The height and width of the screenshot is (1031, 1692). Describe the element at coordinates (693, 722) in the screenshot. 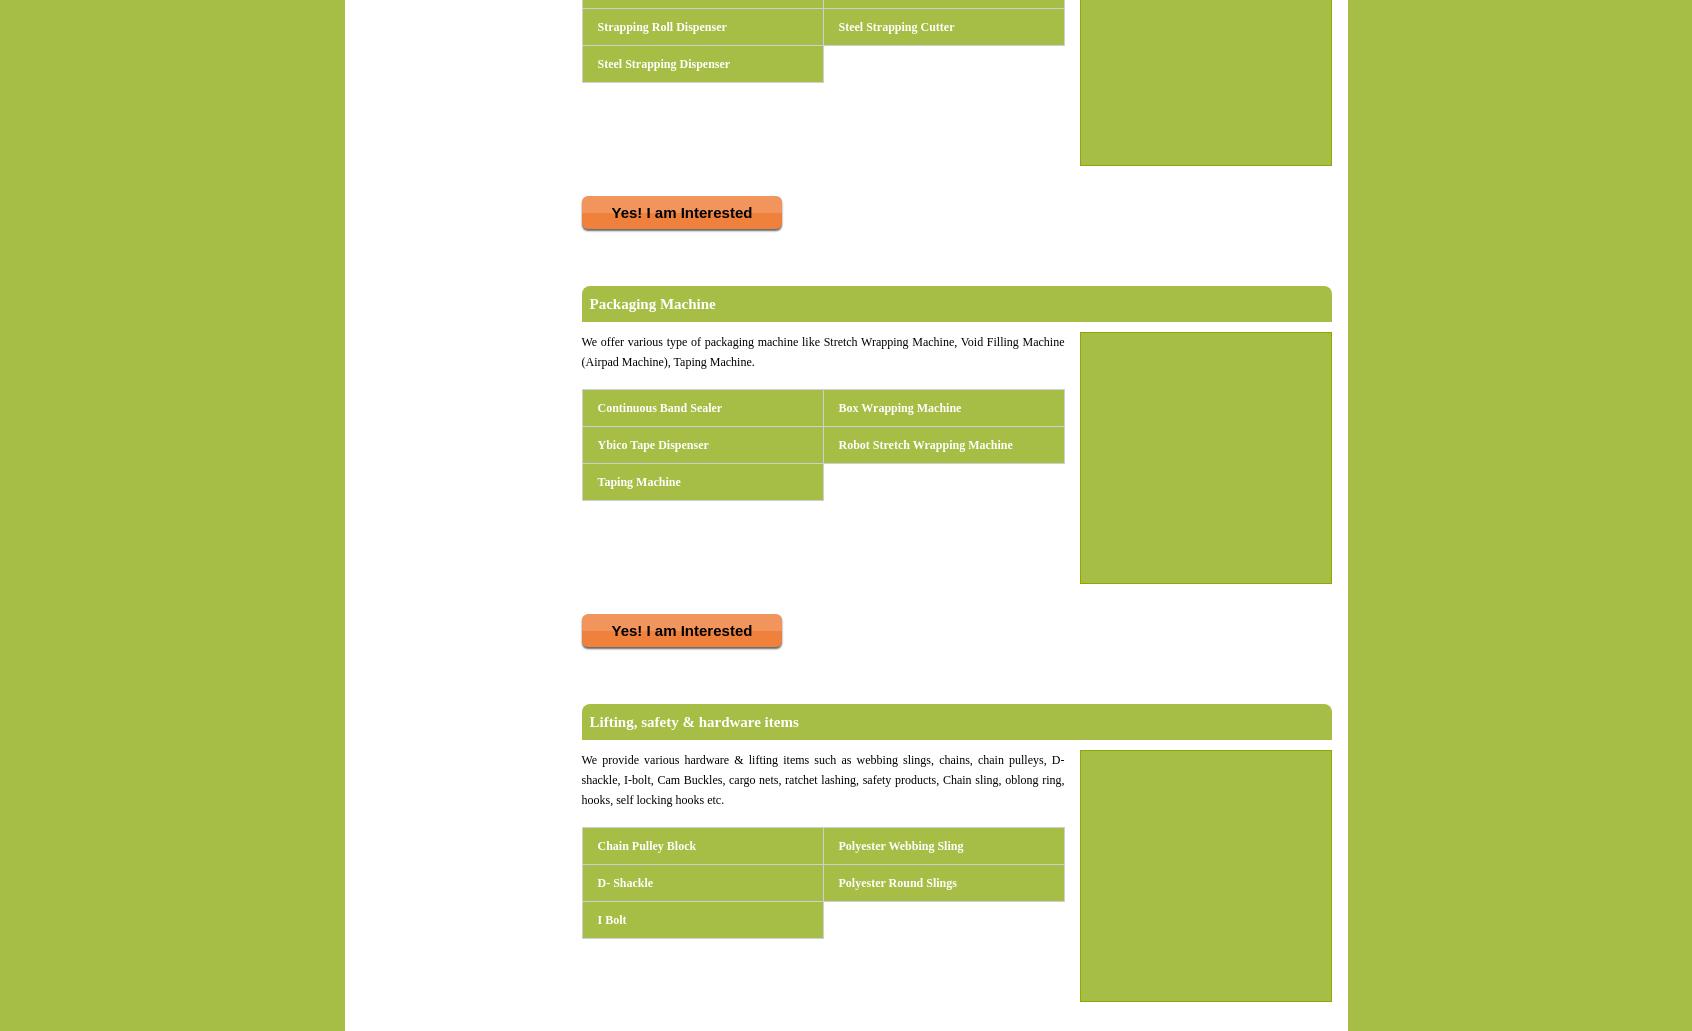

I see `'Lifting, safety & hardware items'` at that location.